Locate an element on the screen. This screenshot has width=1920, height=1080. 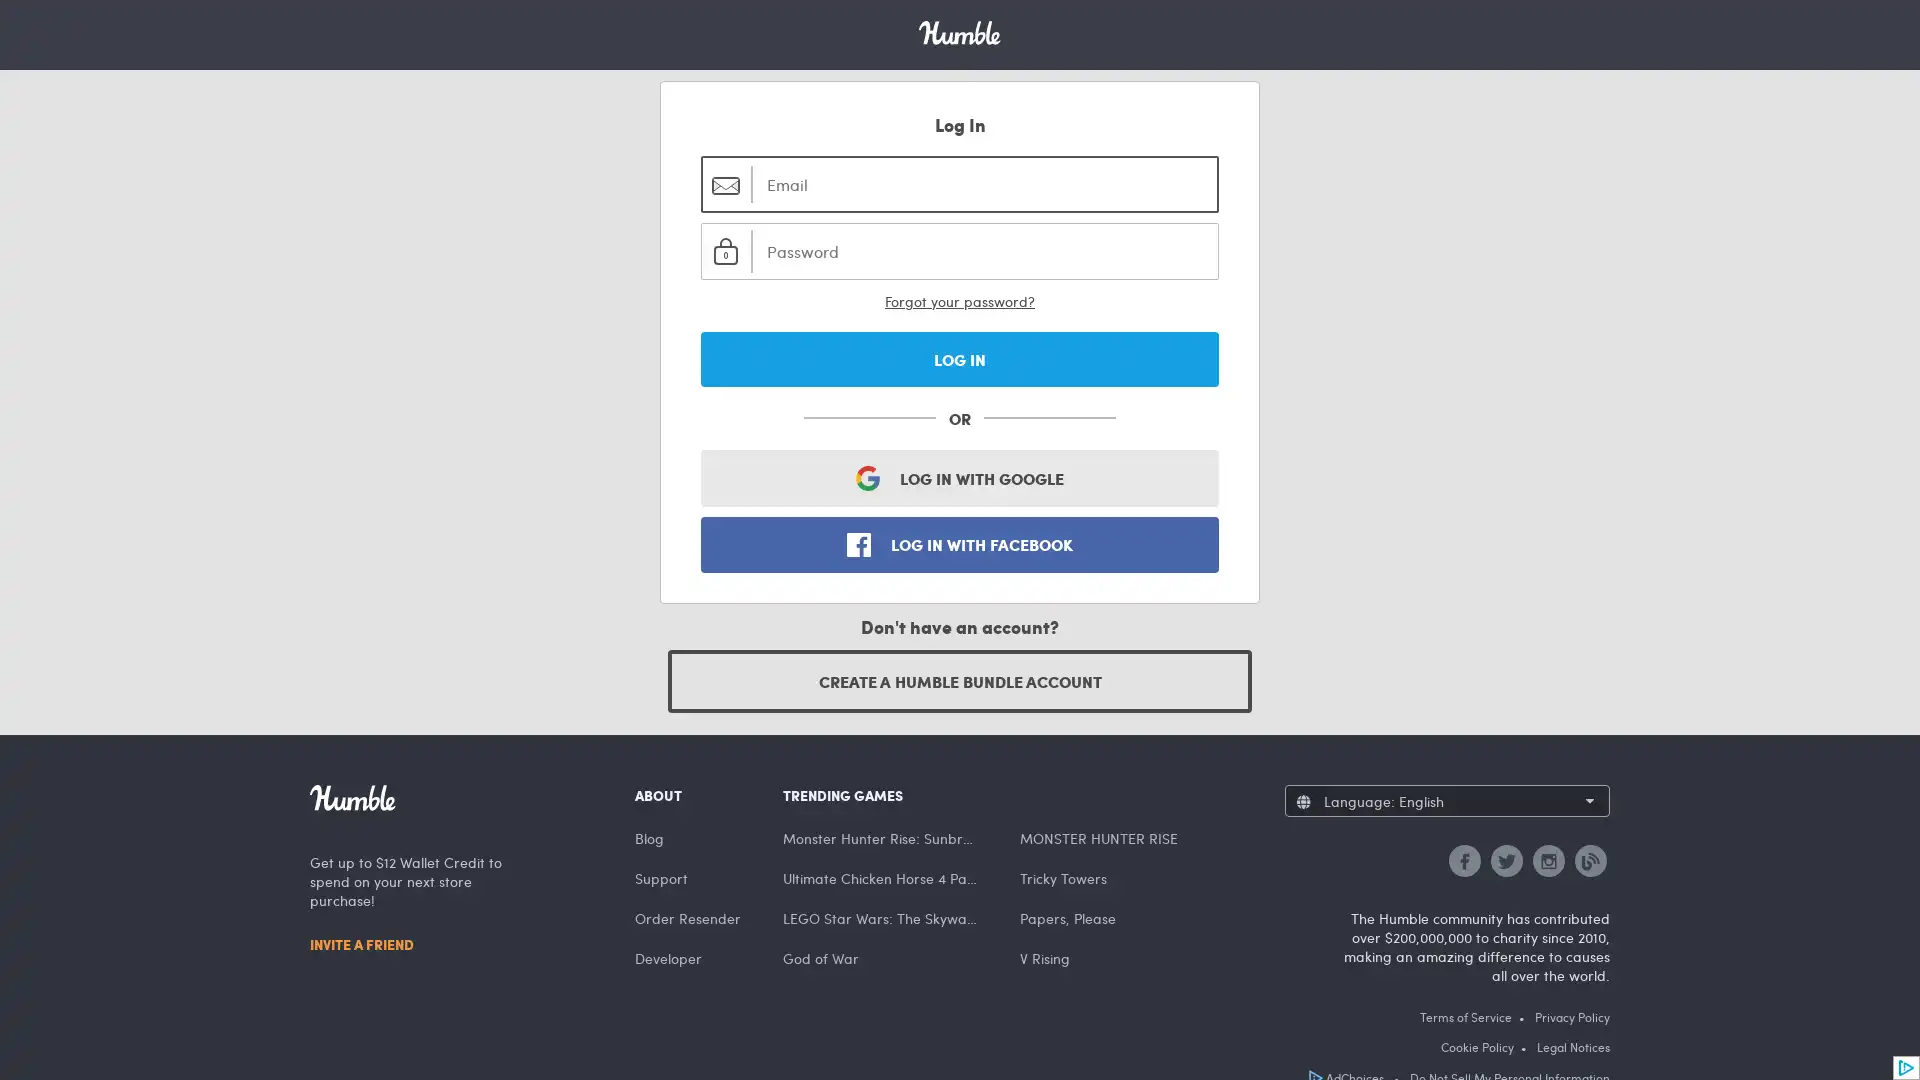
Deutsch is located at coordinates (1328, 956).